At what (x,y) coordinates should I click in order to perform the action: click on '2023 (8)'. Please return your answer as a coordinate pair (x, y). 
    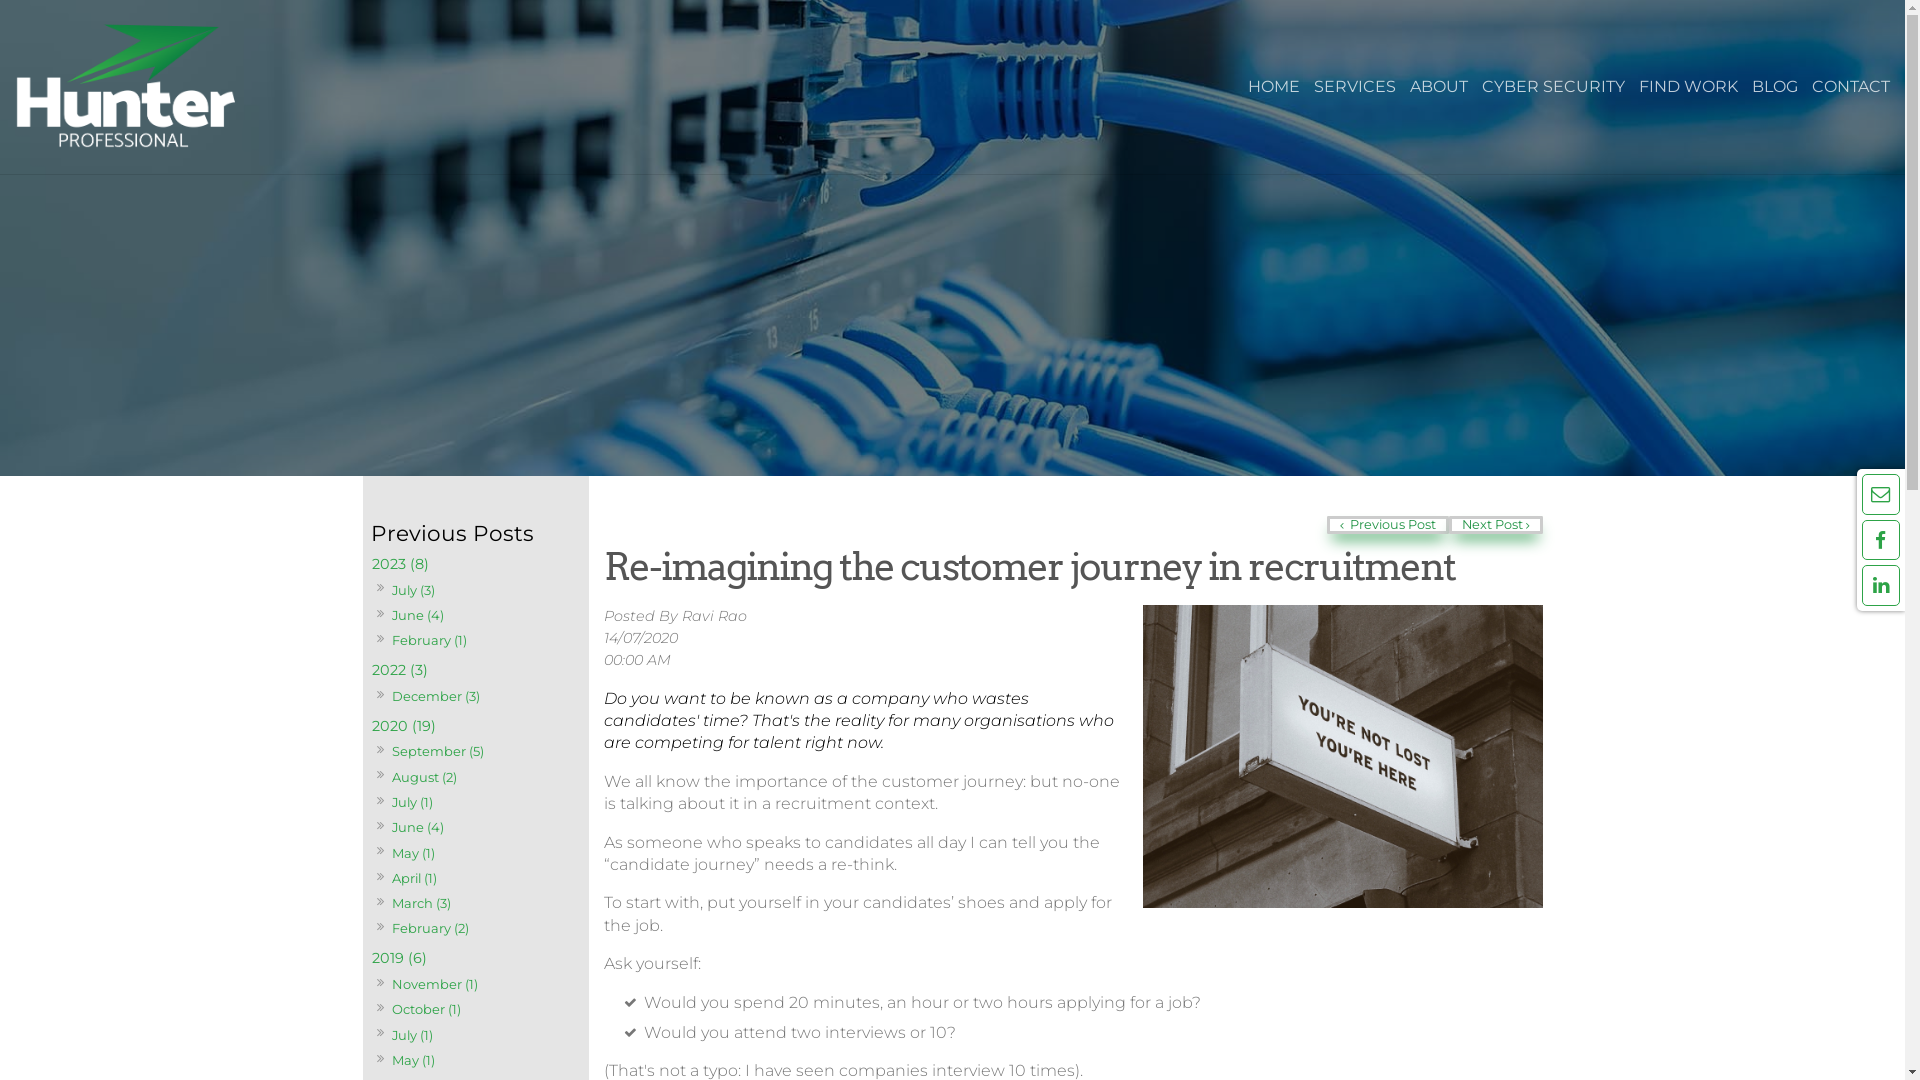
    Looking at the image, I should click on (474, 564).